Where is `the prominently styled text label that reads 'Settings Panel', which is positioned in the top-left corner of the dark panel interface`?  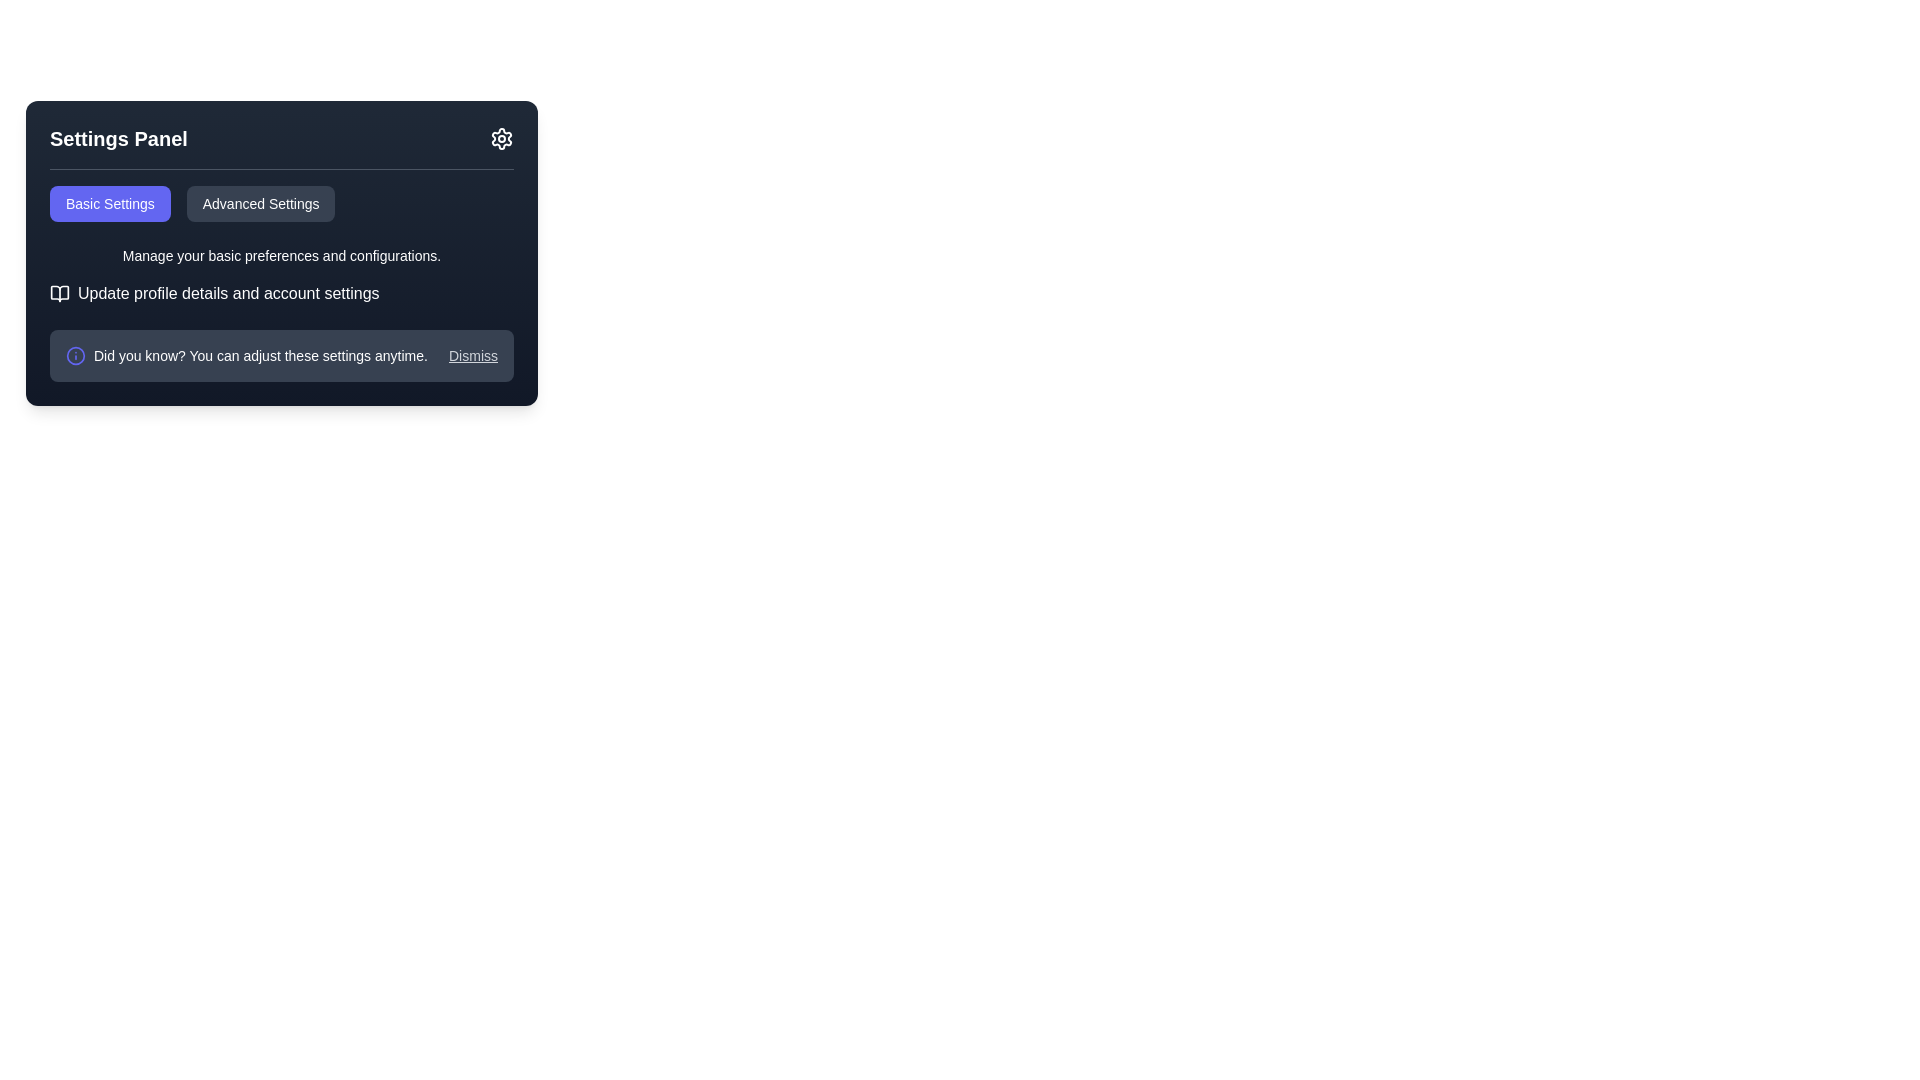
the prominently styled text label that reads 'Settings Panel', which is positioned in the top-left corner of the dark panel interface is located at coordinates (117, 137).